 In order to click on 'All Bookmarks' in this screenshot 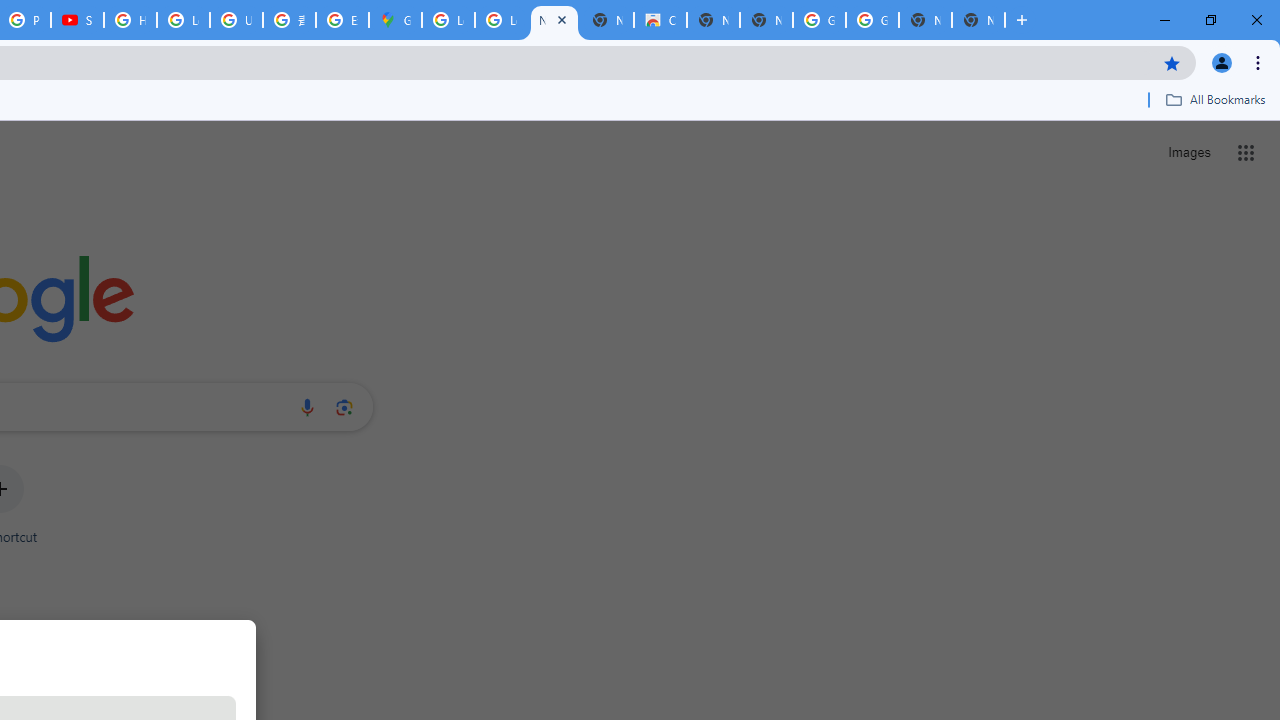, I will do `click(1214, 99)`.